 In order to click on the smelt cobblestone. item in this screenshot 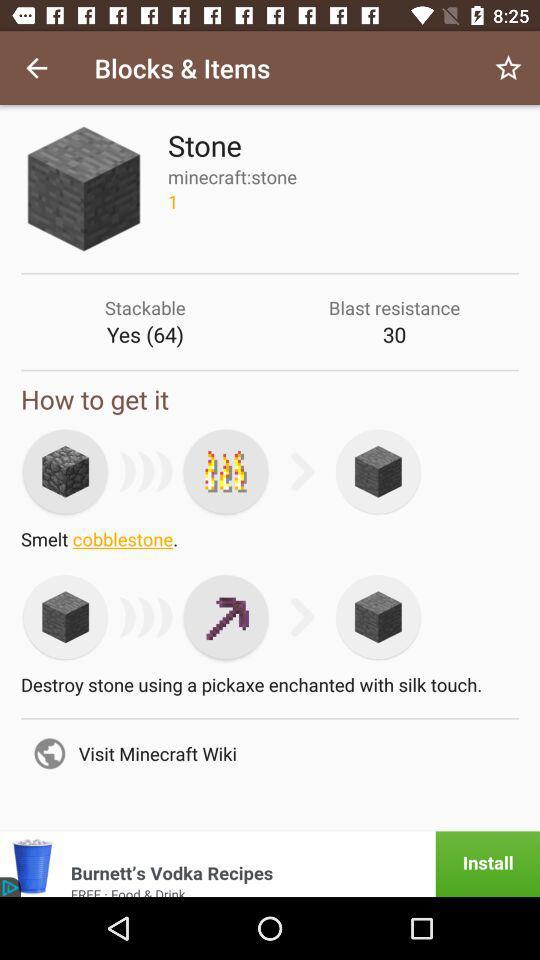, I will do `click(270, 544)`.